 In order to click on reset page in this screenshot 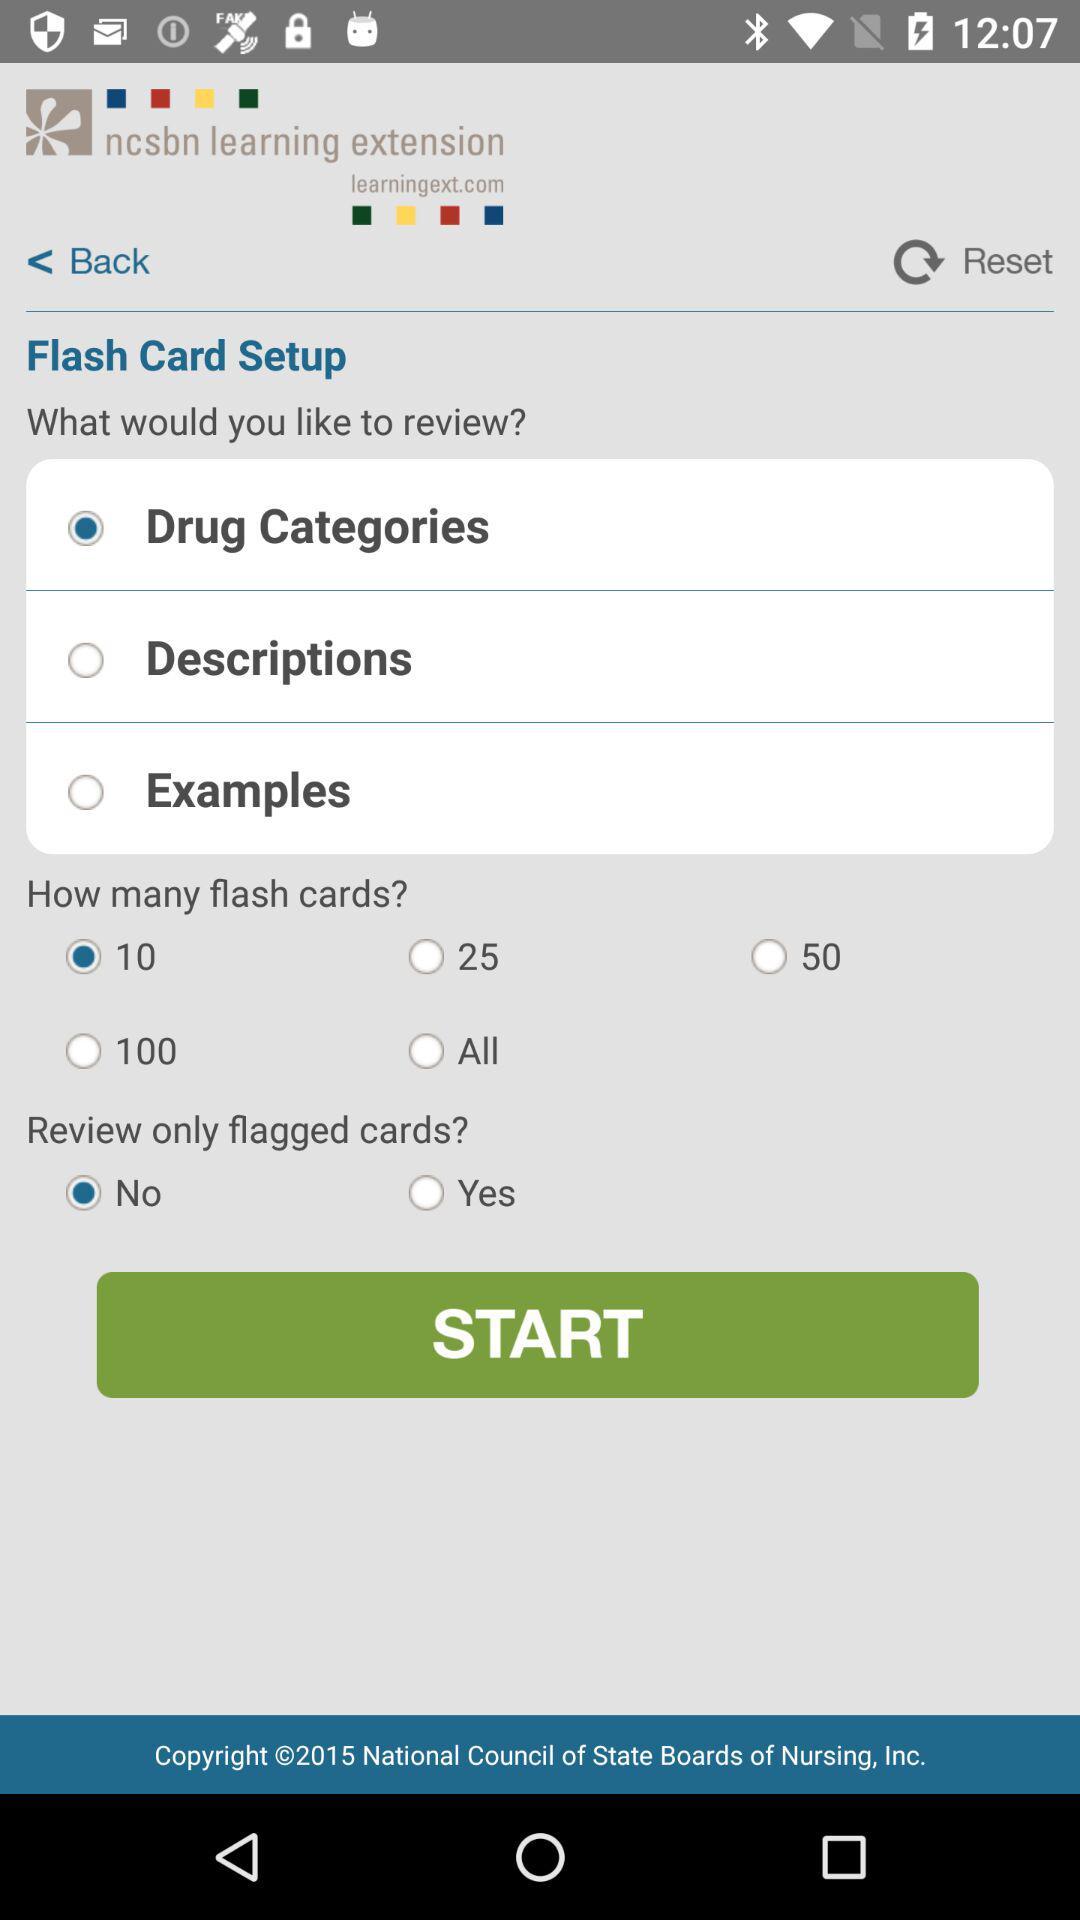, I will do `click(972, 261)`.